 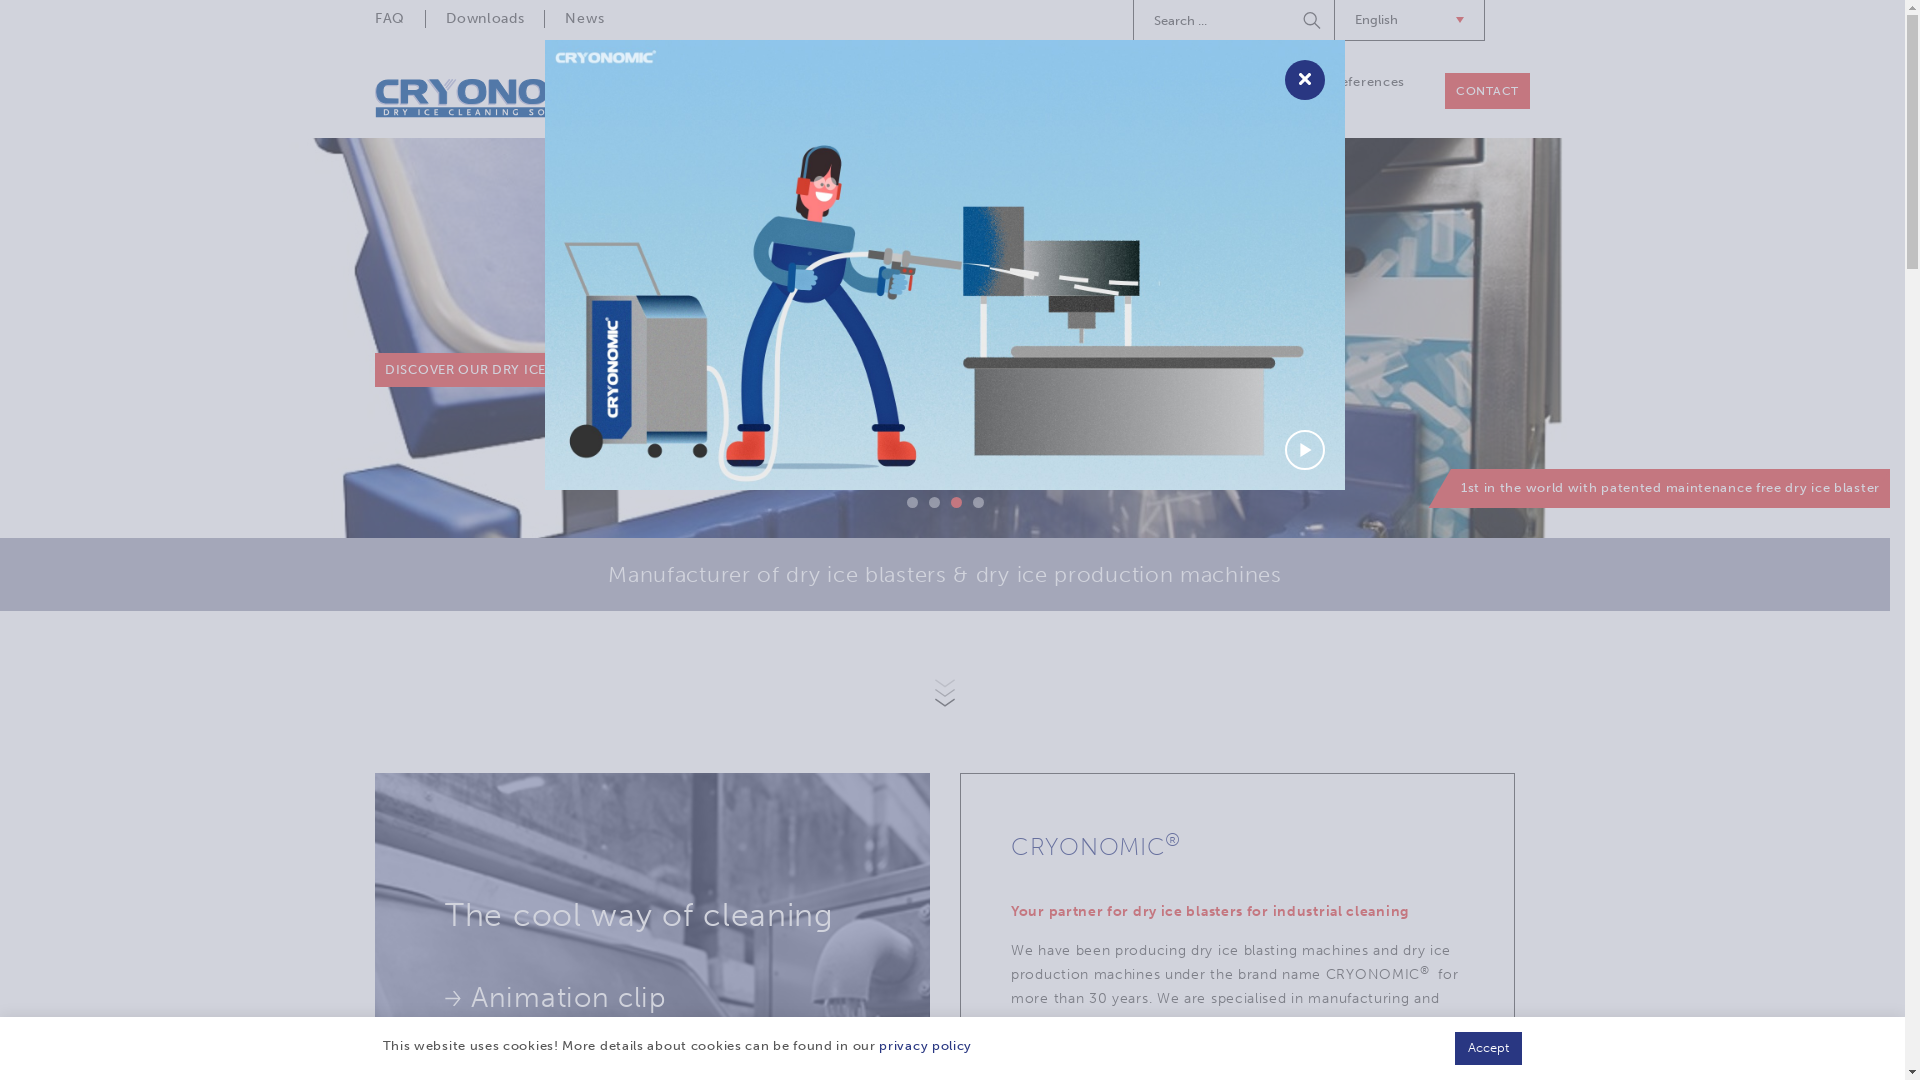 I want to click on 'FAQ', so click(x=399, y=19).